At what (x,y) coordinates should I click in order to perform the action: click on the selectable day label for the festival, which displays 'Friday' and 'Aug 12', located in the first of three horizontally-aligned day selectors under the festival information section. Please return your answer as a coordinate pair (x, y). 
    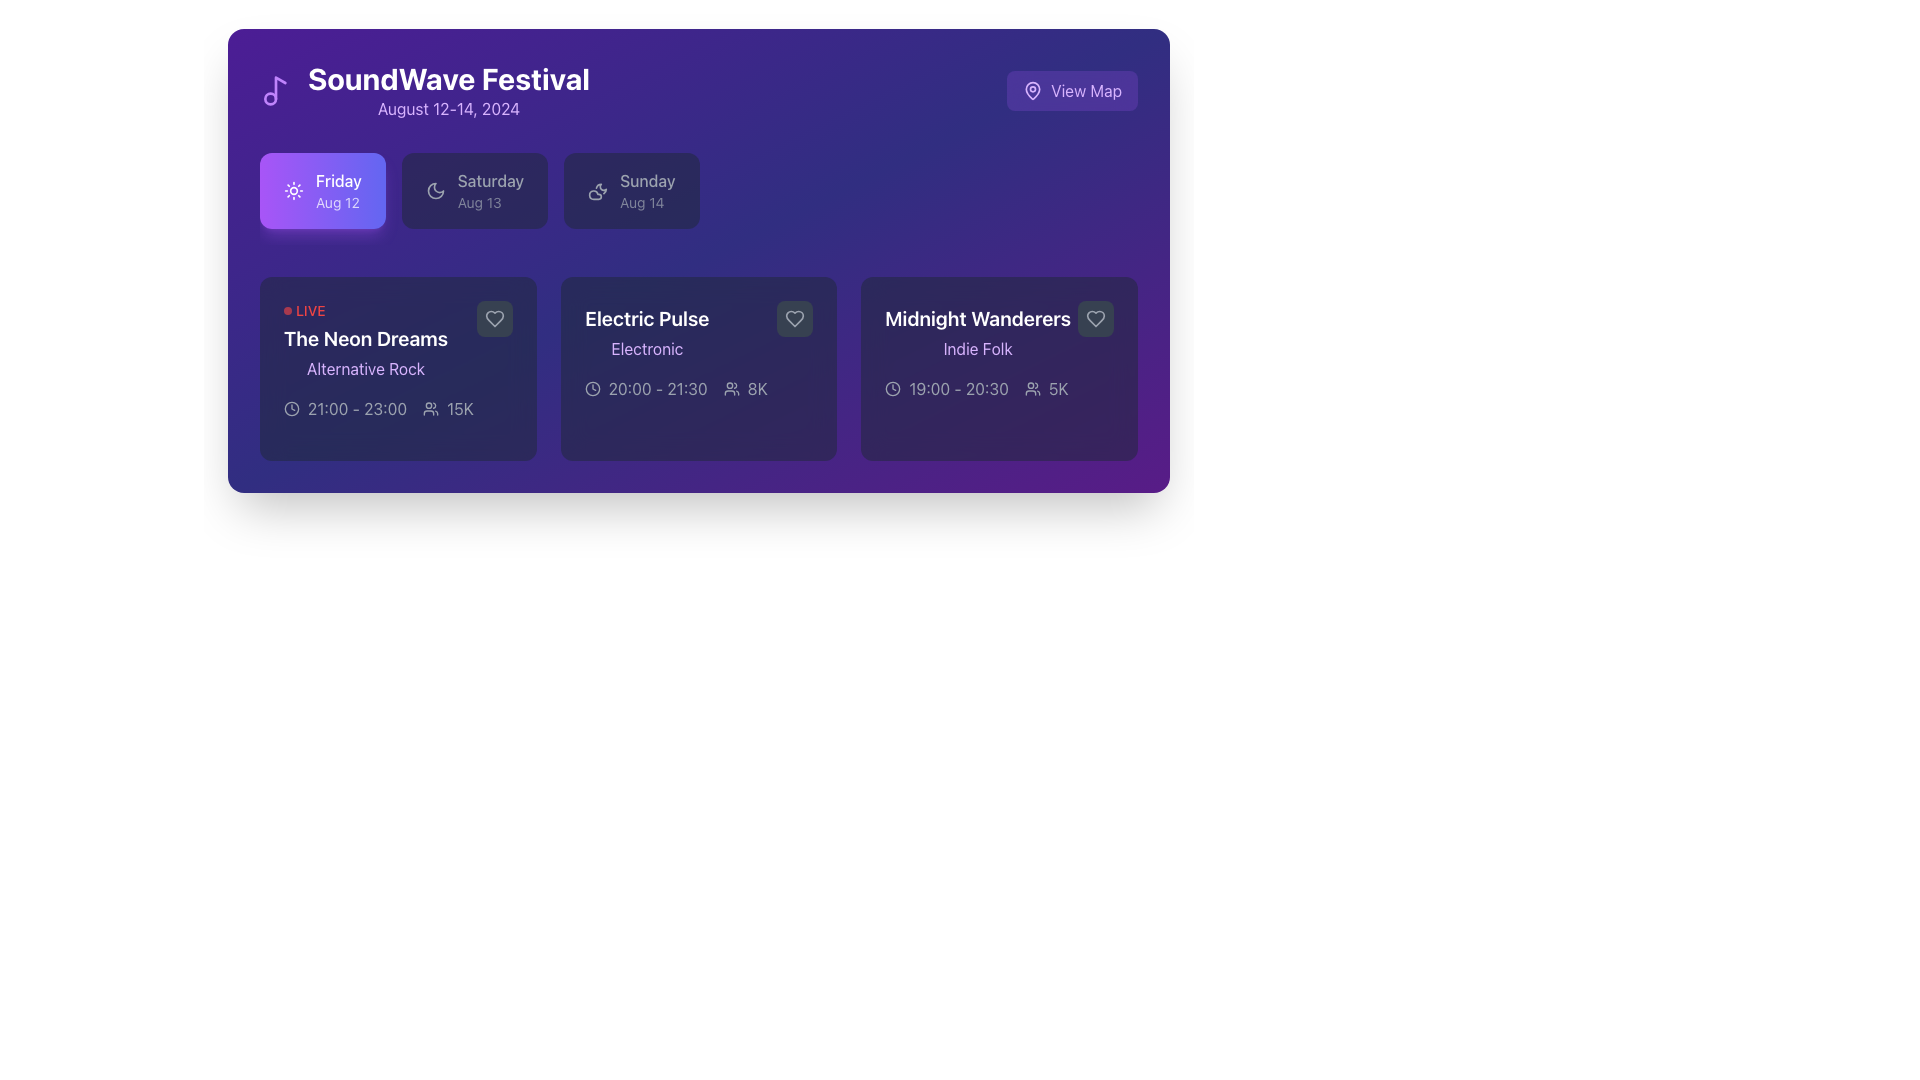
    Looking at the image, I should click on (338, 191).